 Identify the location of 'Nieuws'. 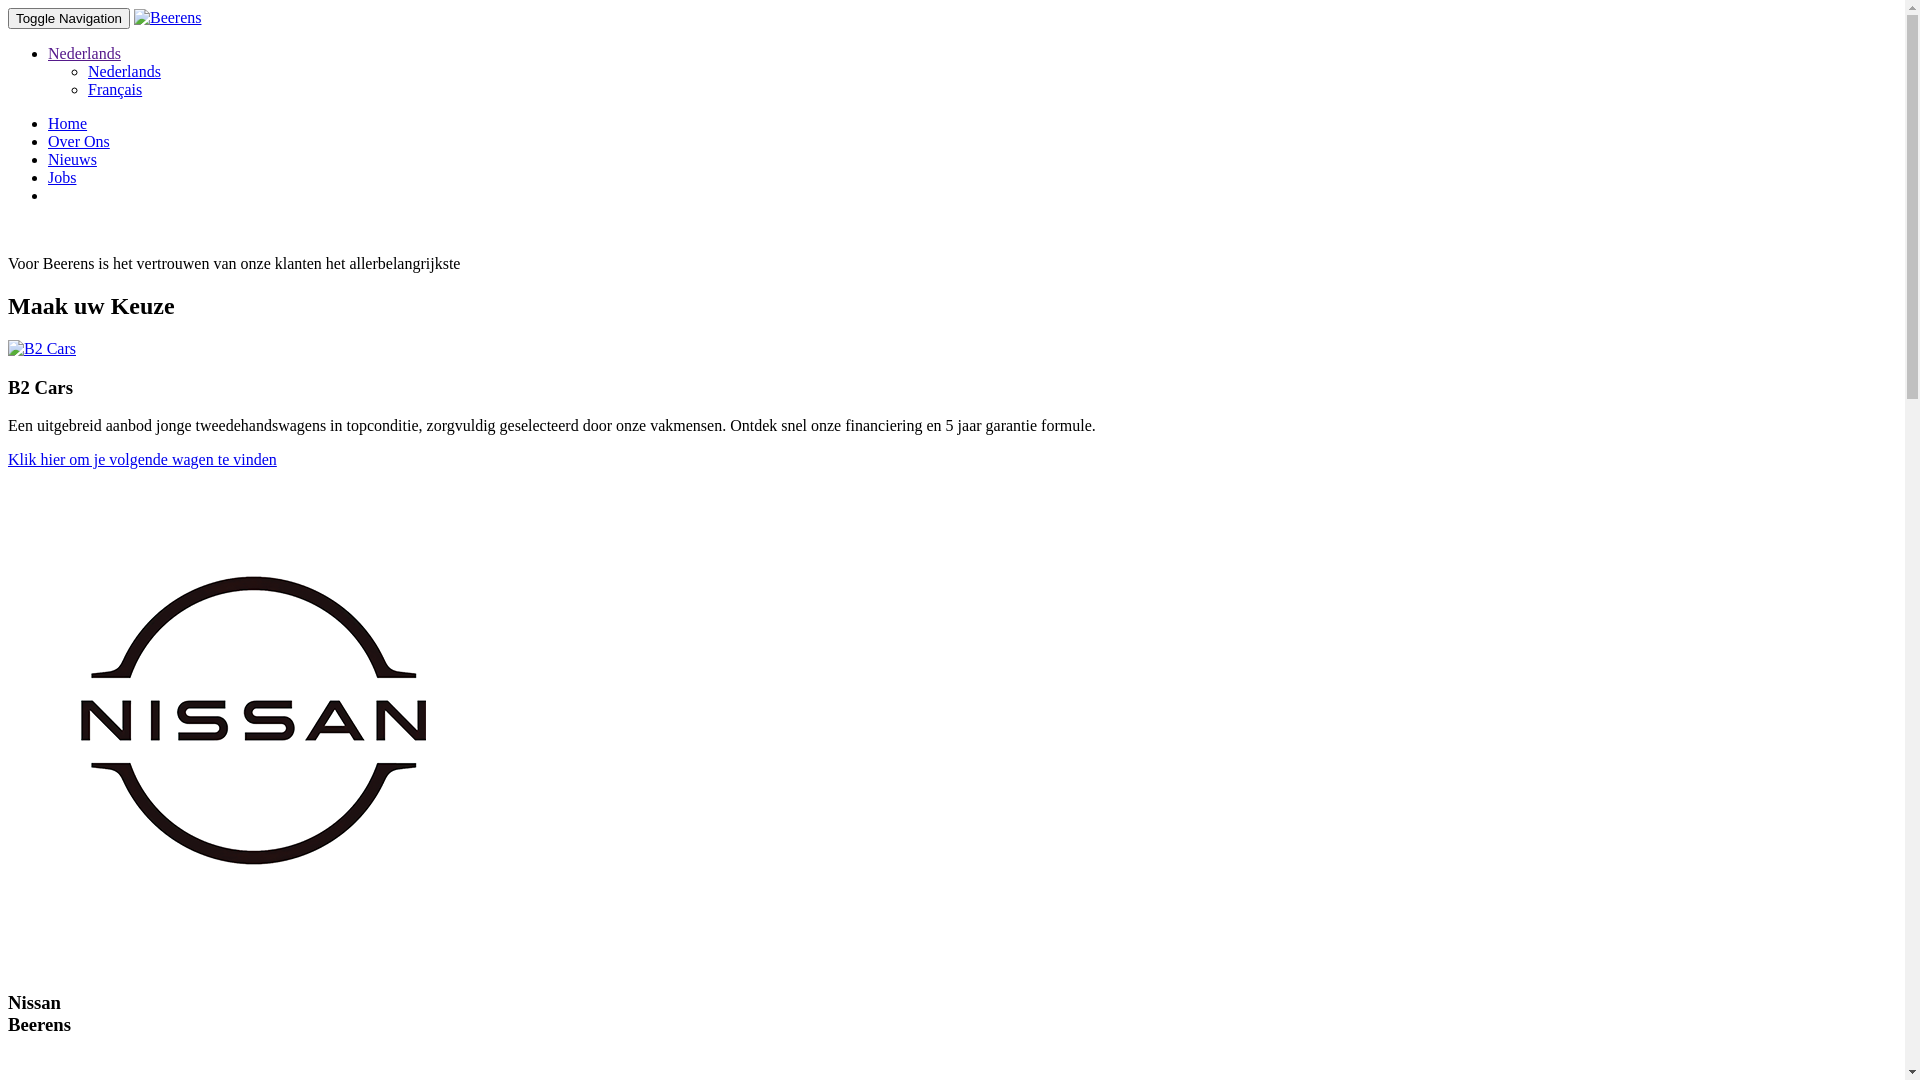
(48, 158).